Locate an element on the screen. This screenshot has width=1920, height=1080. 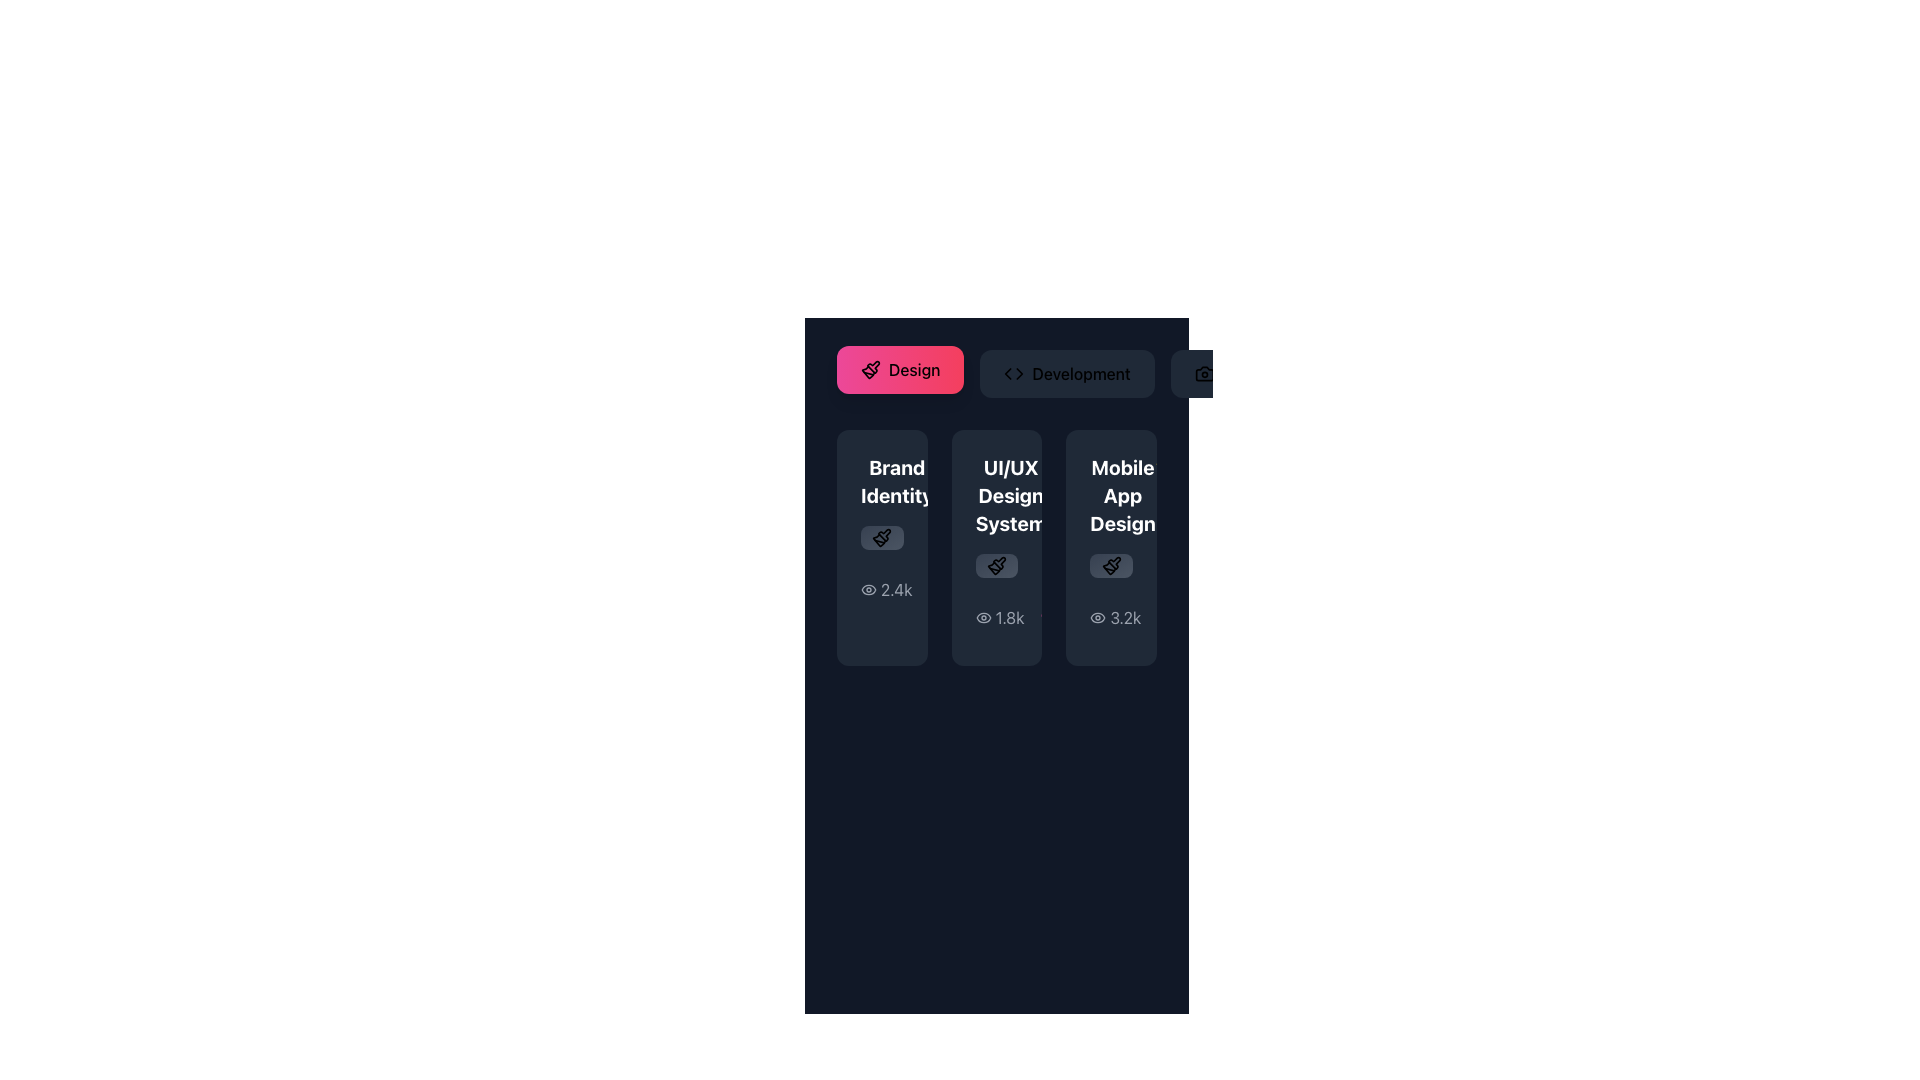
the second button in the group of three located in the second column of the 'UI/UX Design System' section is located at coordinates (997, 566).